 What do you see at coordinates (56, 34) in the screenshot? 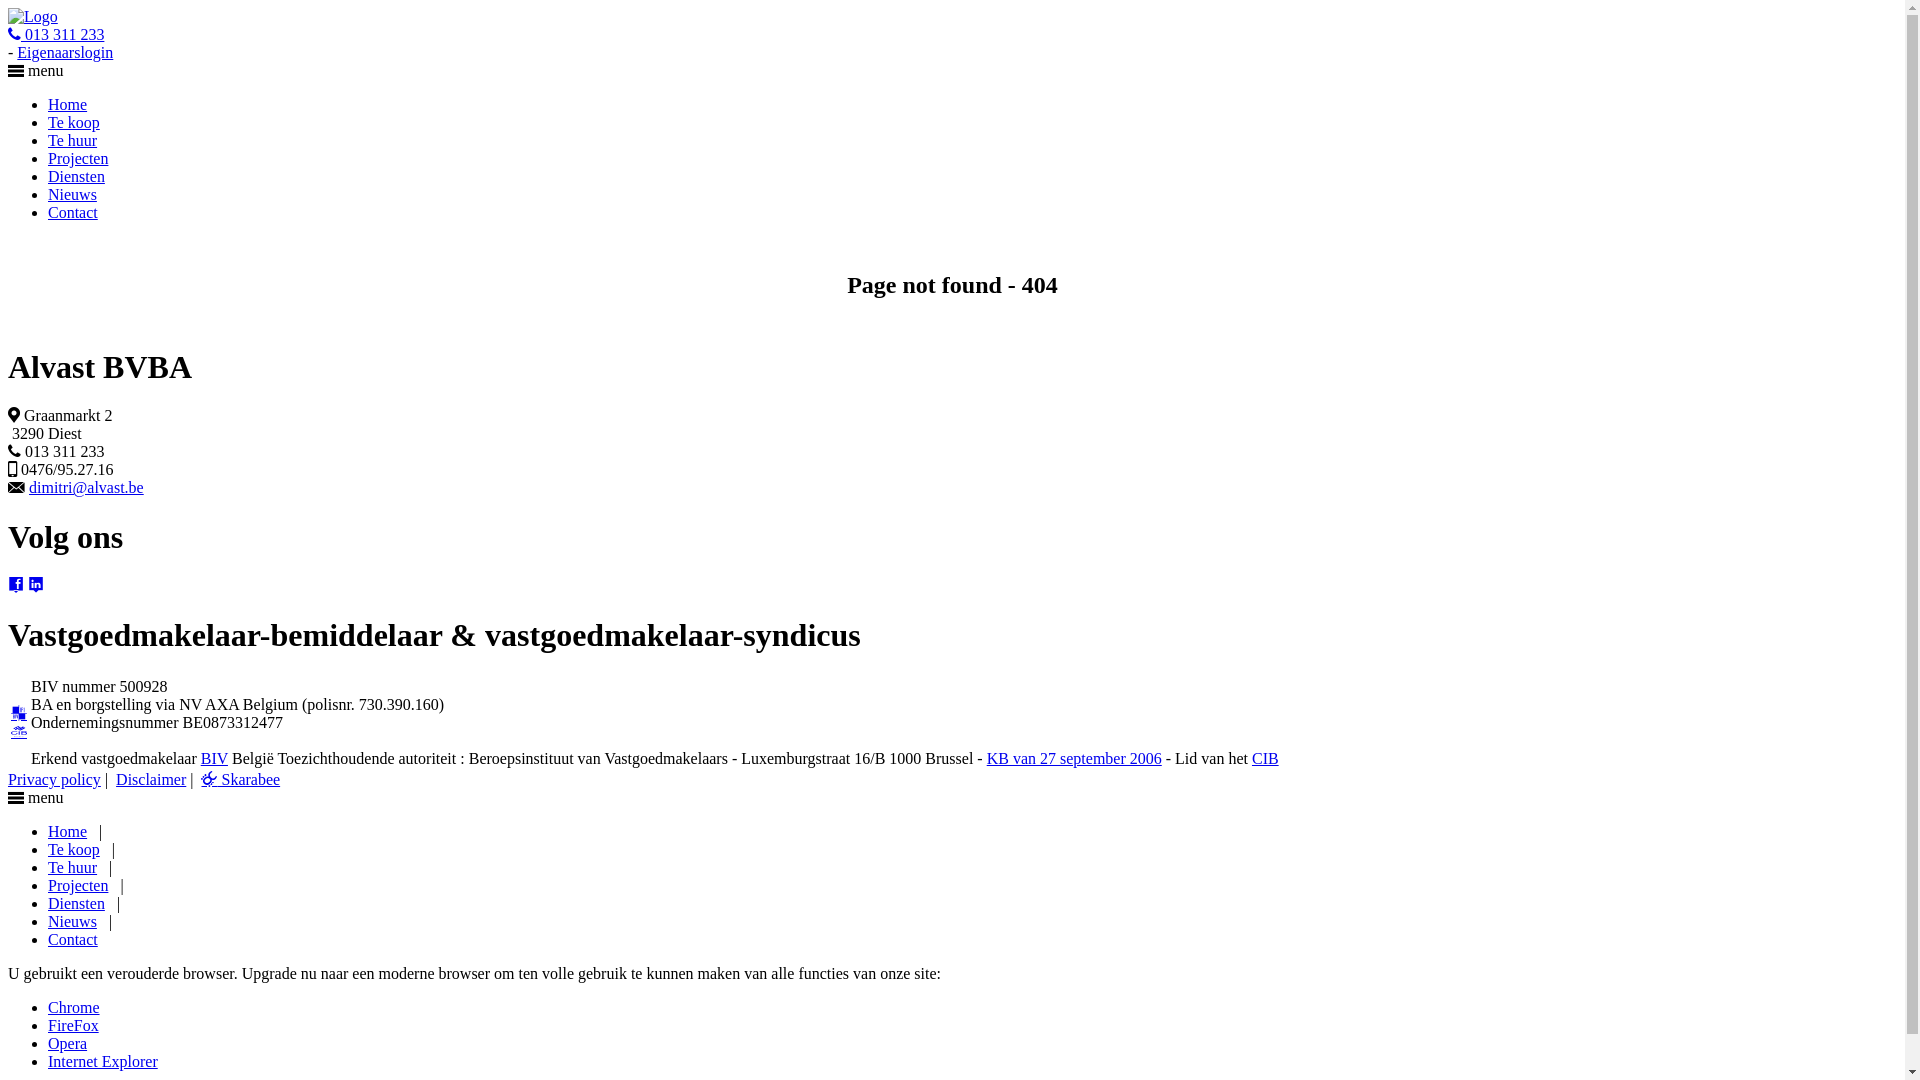
I see `'013 311 233'` at bounding box center [56, 34].